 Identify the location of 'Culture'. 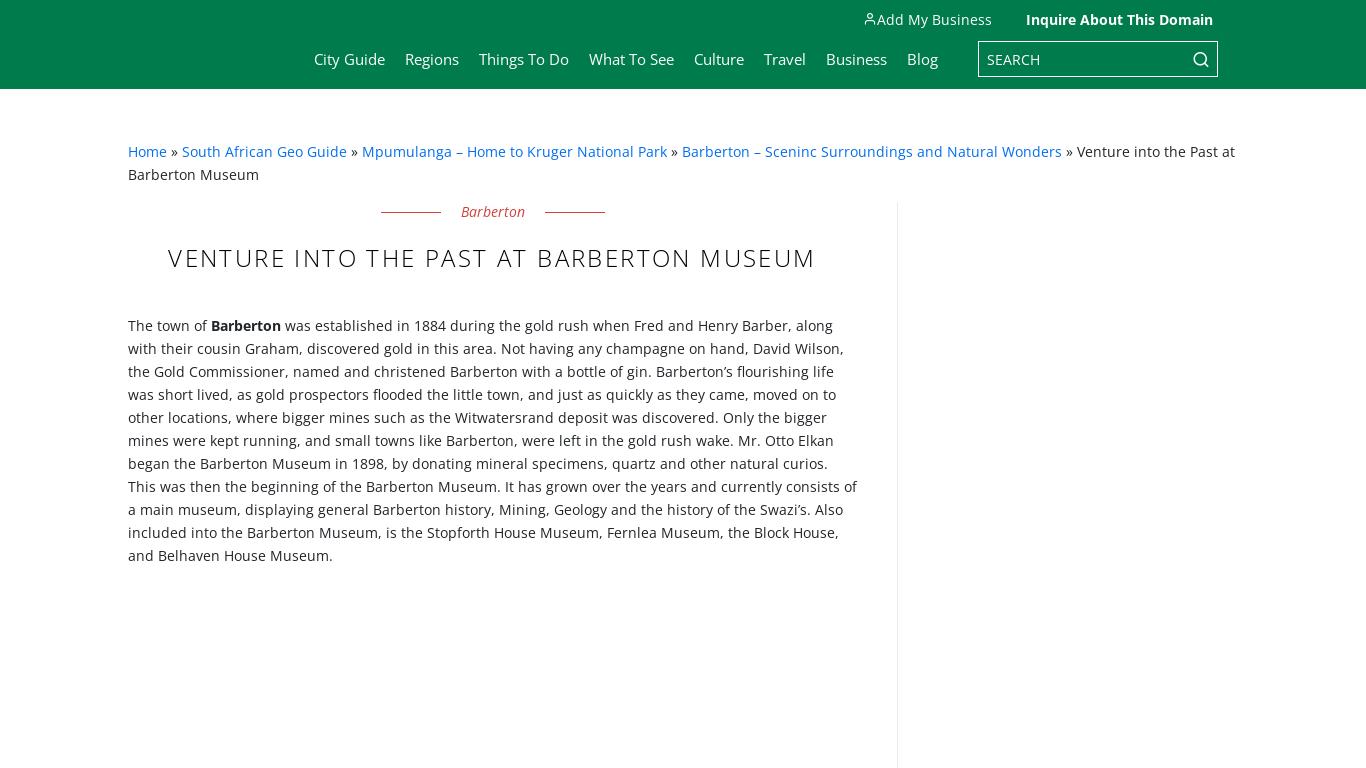
(694, 58).